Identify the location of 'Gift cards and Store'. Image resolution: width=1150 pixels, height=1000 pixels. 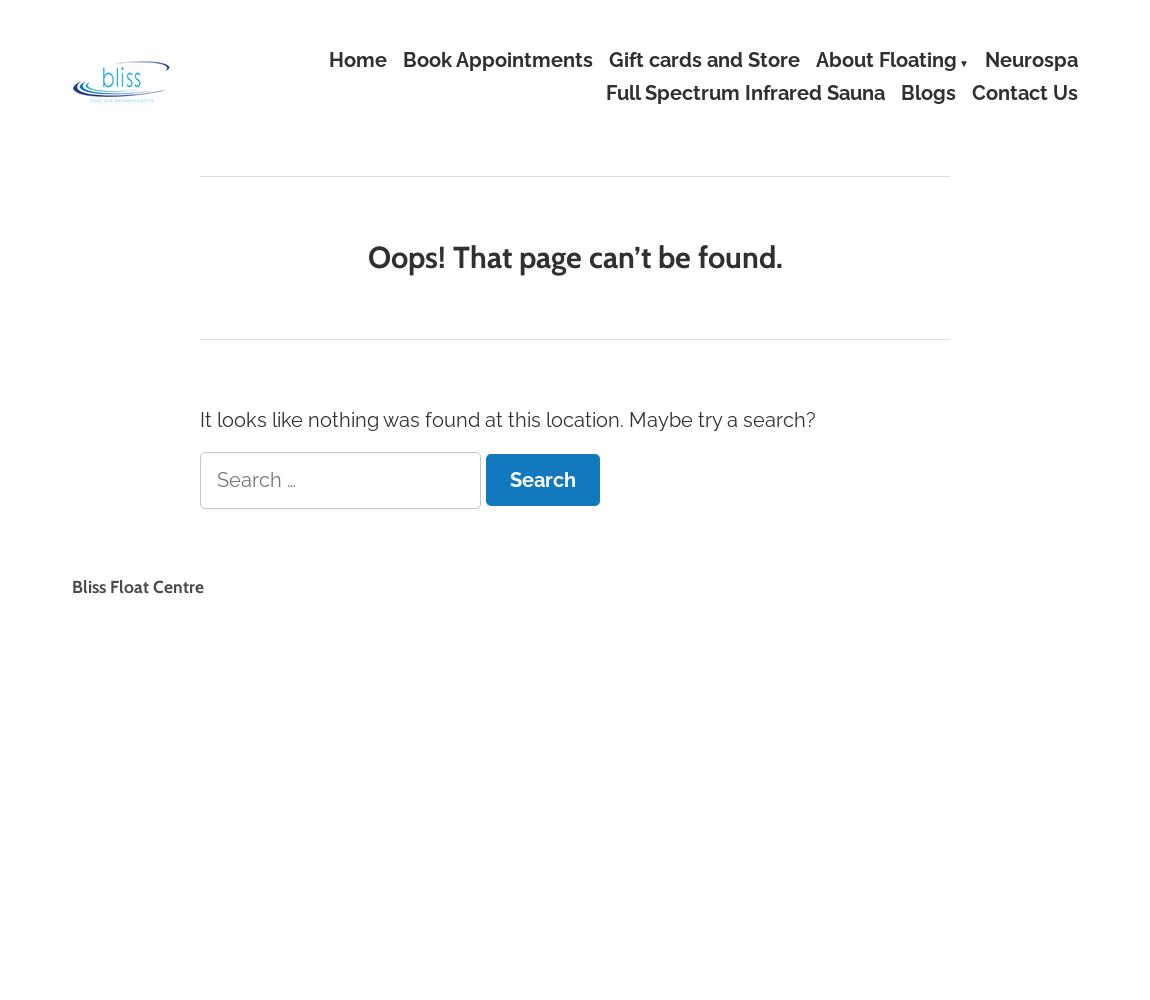
(703, 59).